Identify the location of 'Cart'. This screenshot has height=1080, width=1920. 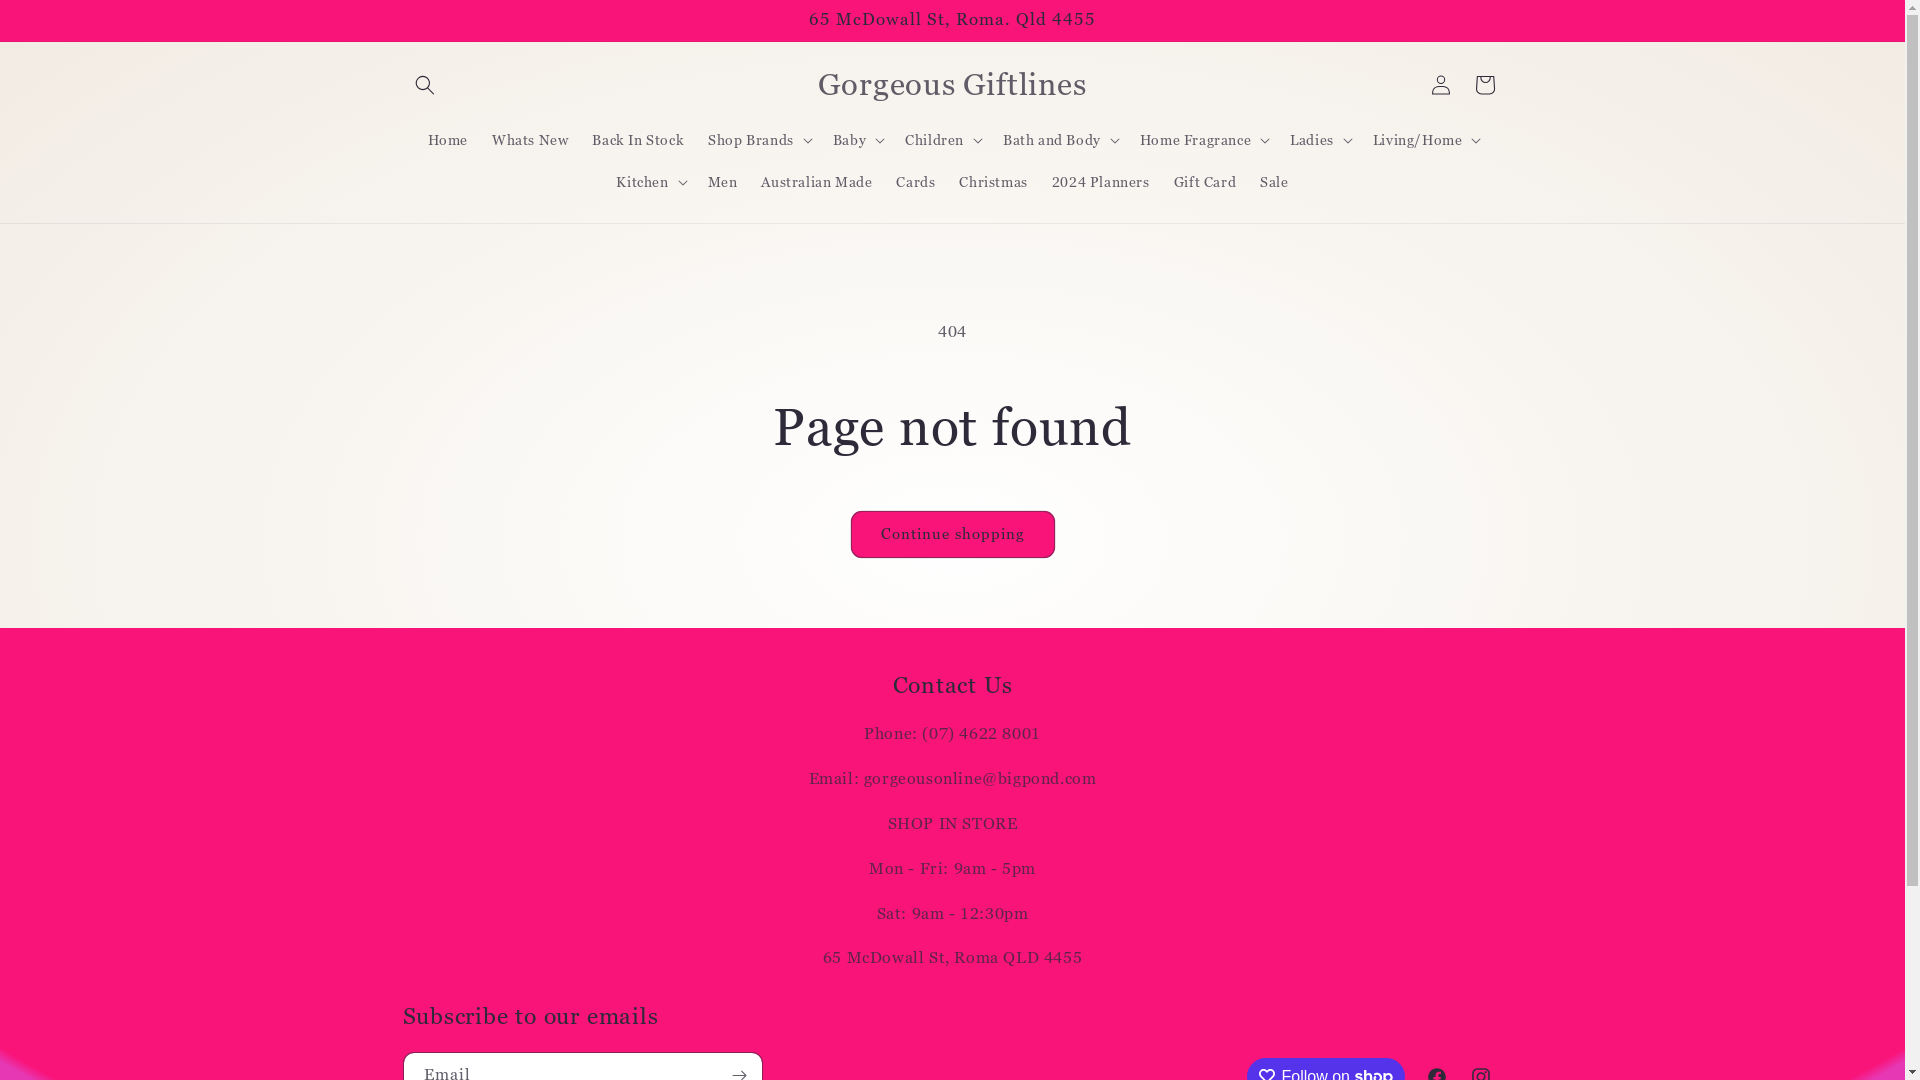
(1483, 83).